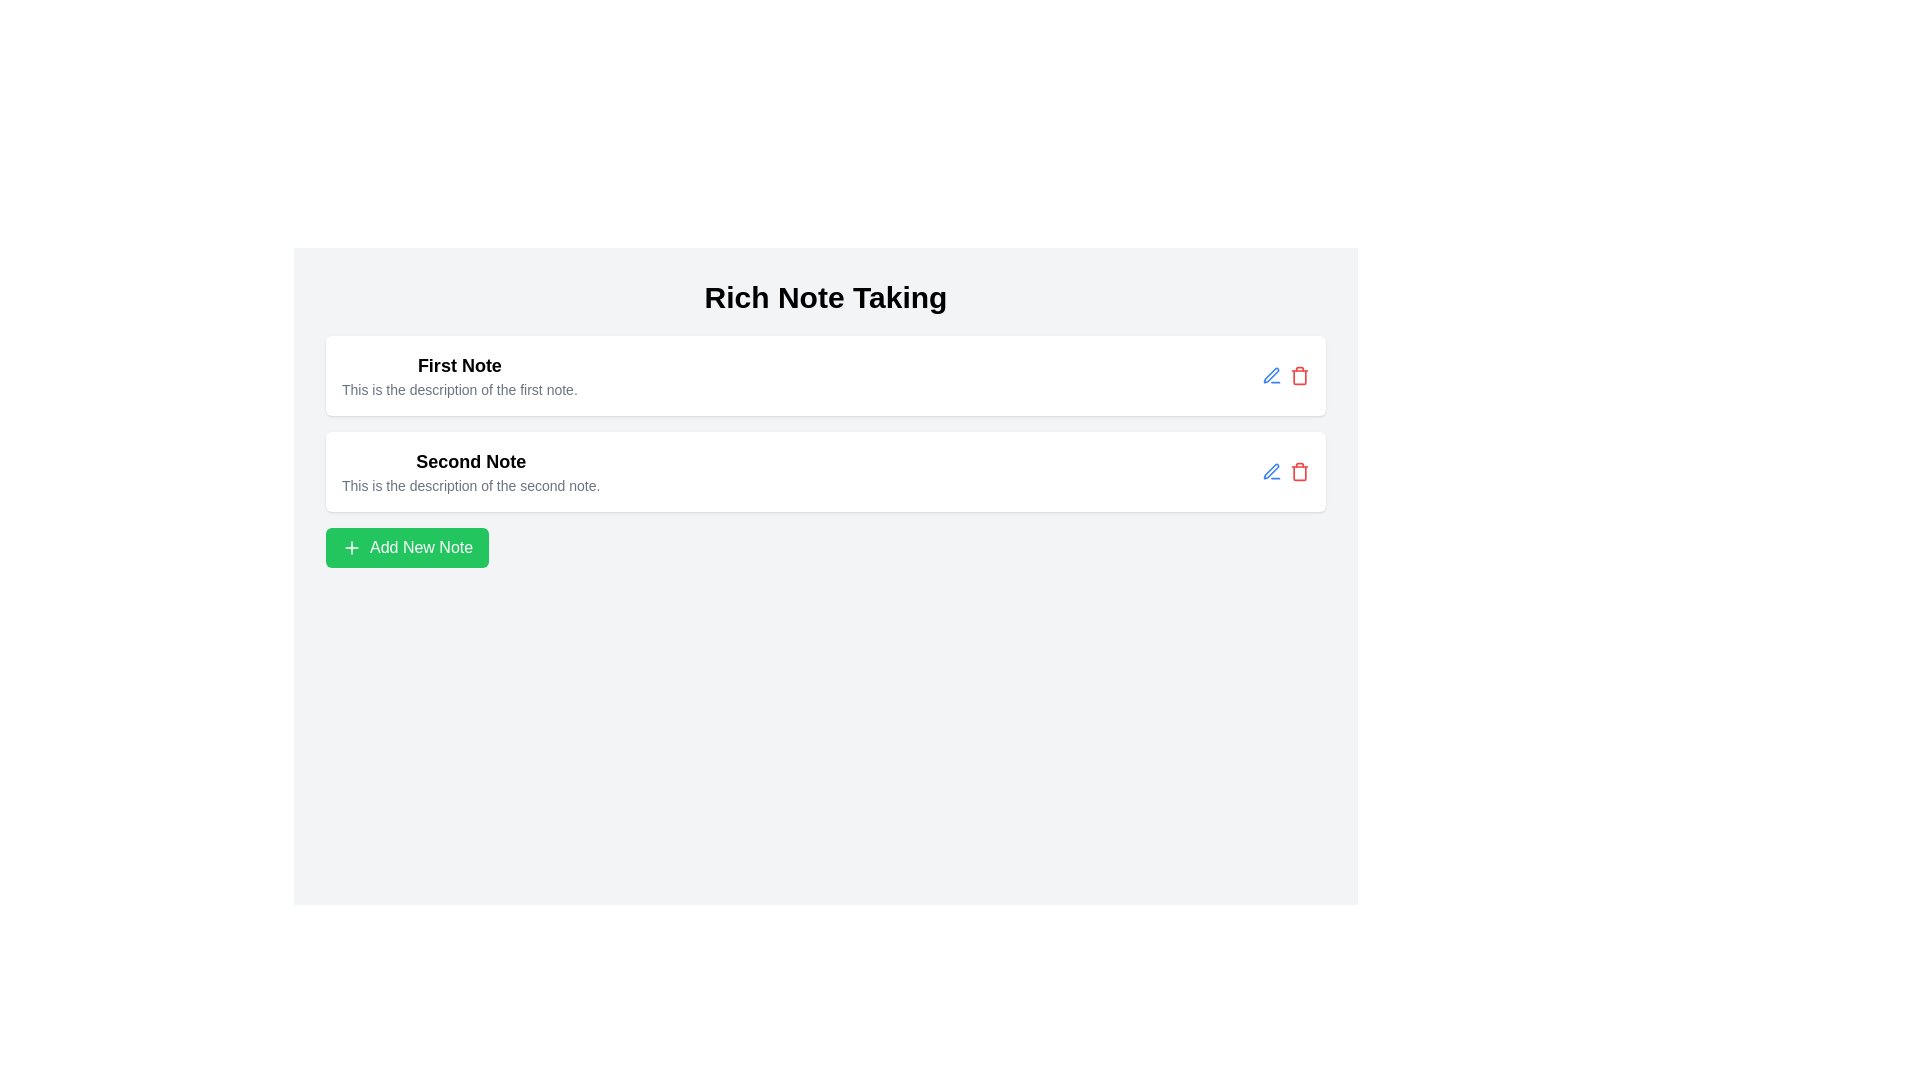 The width and height of the screenshot is (1920, 1080). What do you see at coordinates (1286, 375) in the screenshot?
I see `the group of action buttons (edit and delete icons) located in the rightmost section of the 'First Note' card` at bounding box center [1286, 375].